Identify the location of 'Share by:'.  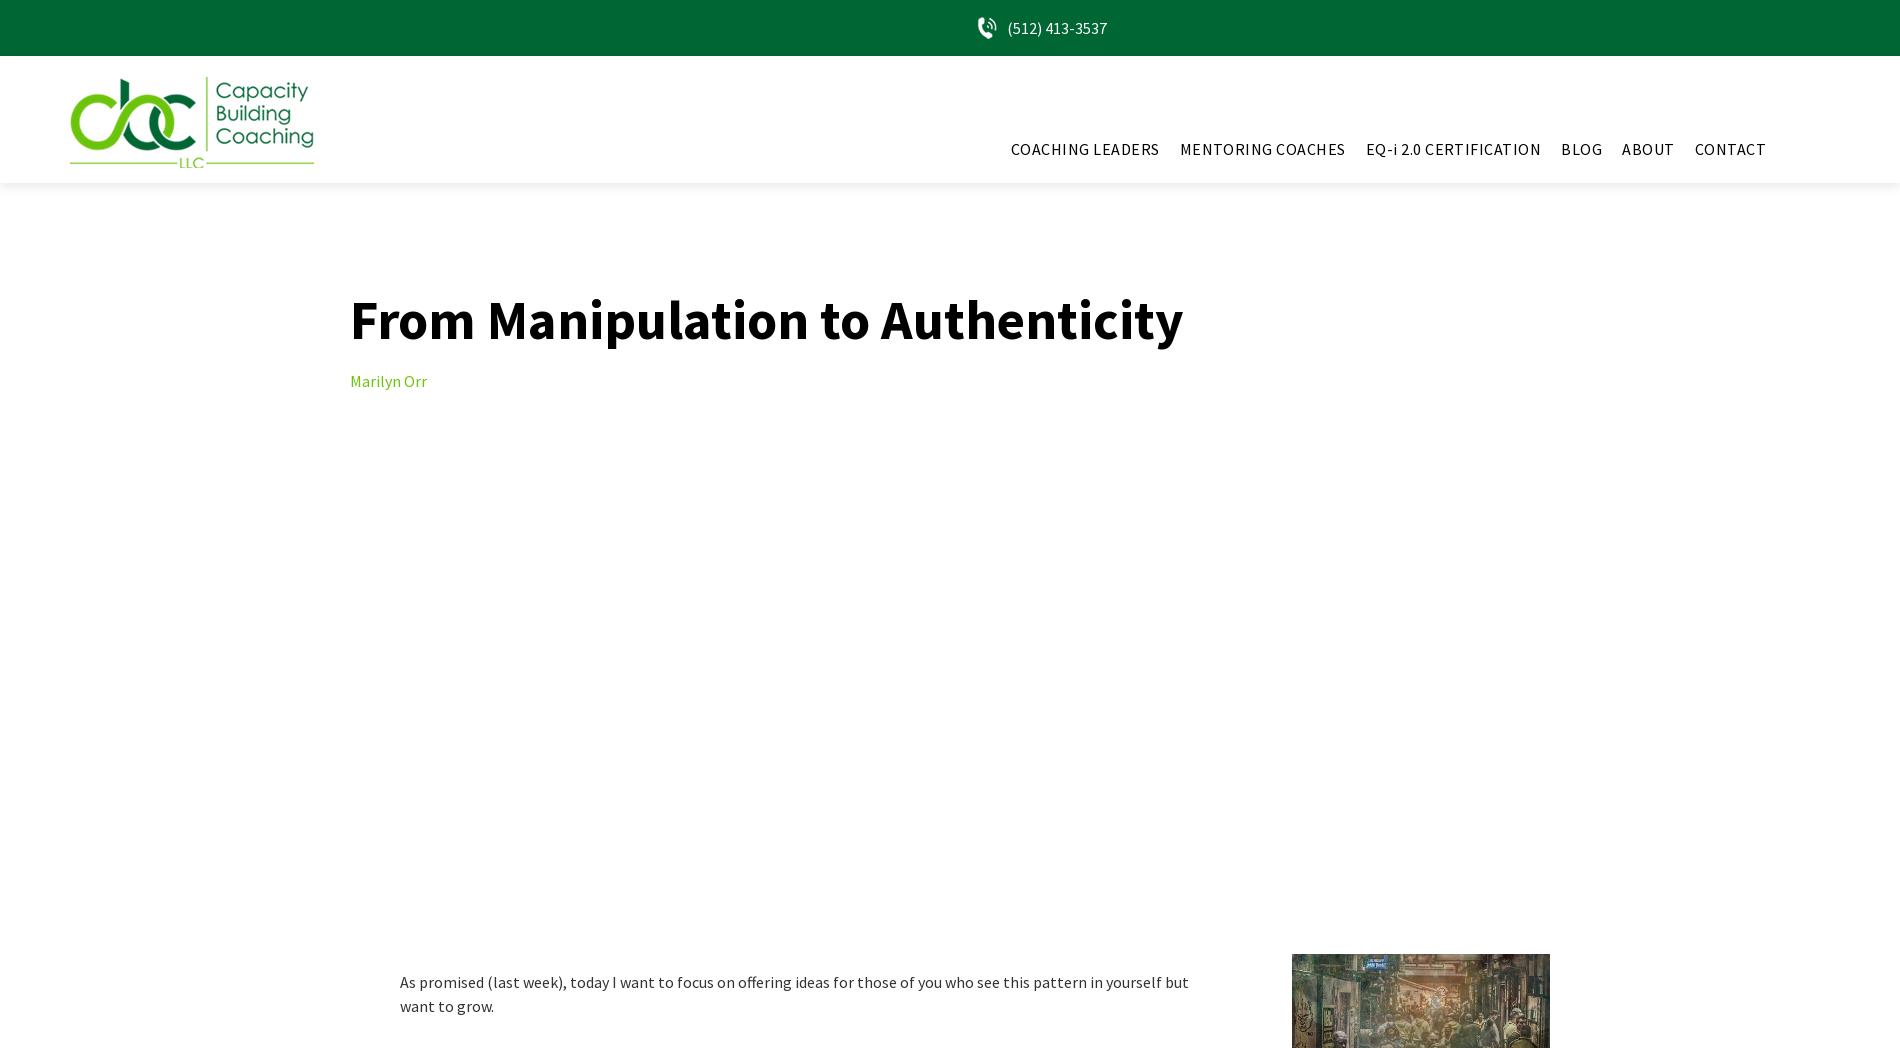
(40, 50).